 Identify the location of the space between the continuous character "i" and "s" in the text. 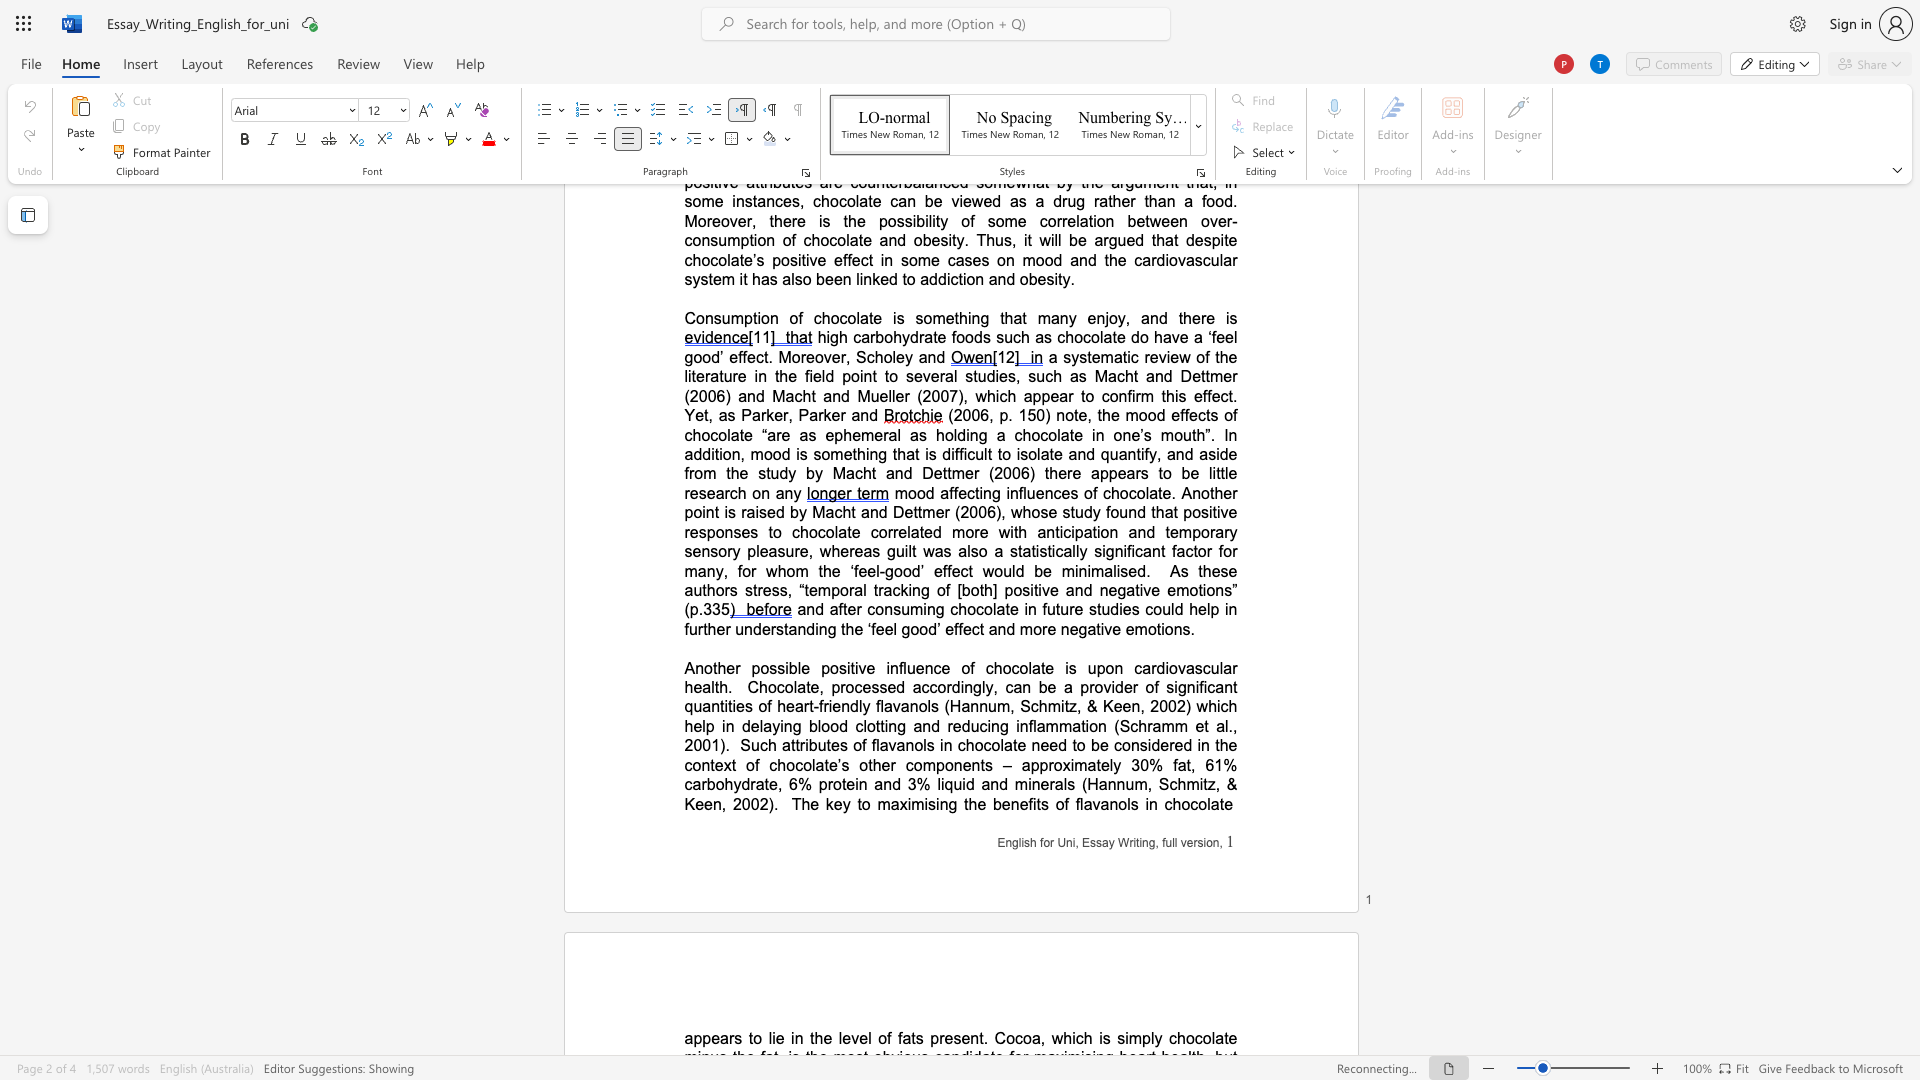
(928, 803).